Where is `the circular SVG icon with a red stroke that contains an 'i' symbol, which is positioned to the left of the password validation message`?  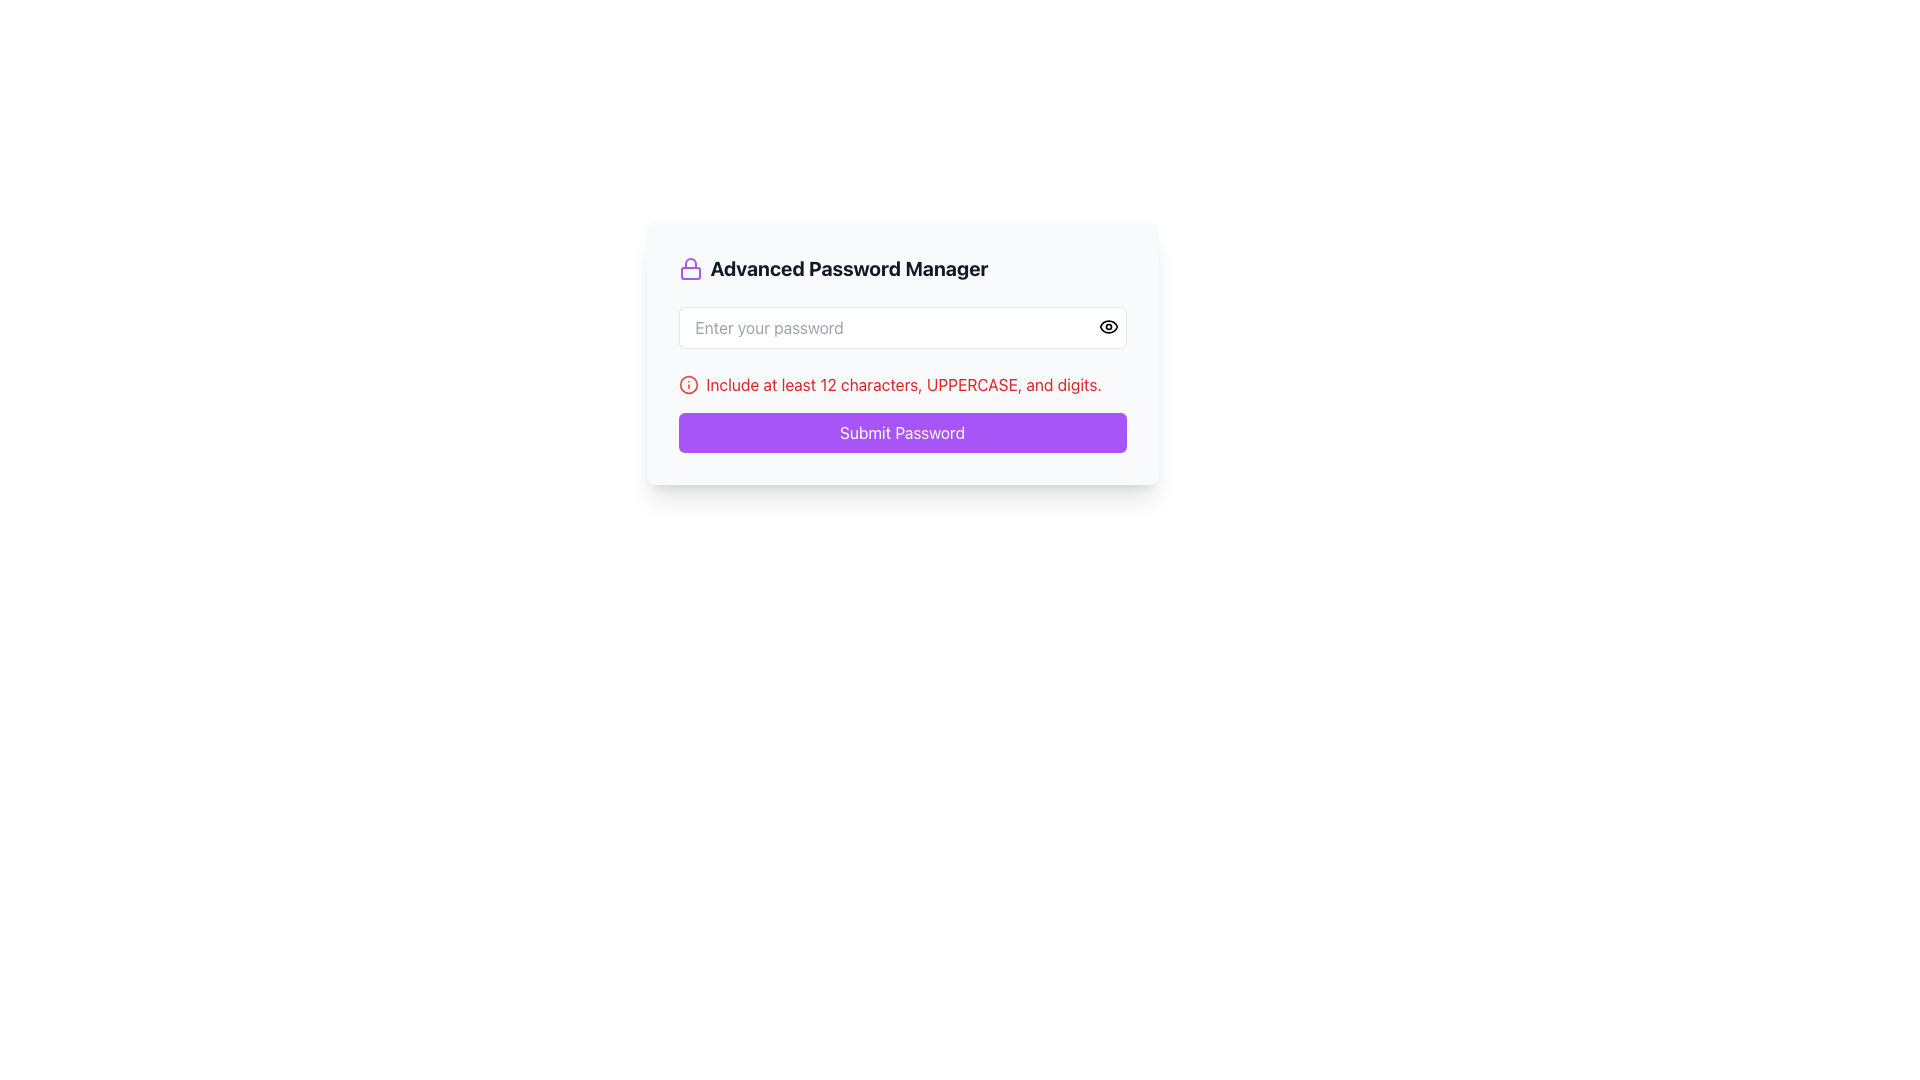
the circular SVG icon with a red stroke that contains an 'i' symbol, which is positioned to the left of the password validation message is located at coordinates (688, 385).